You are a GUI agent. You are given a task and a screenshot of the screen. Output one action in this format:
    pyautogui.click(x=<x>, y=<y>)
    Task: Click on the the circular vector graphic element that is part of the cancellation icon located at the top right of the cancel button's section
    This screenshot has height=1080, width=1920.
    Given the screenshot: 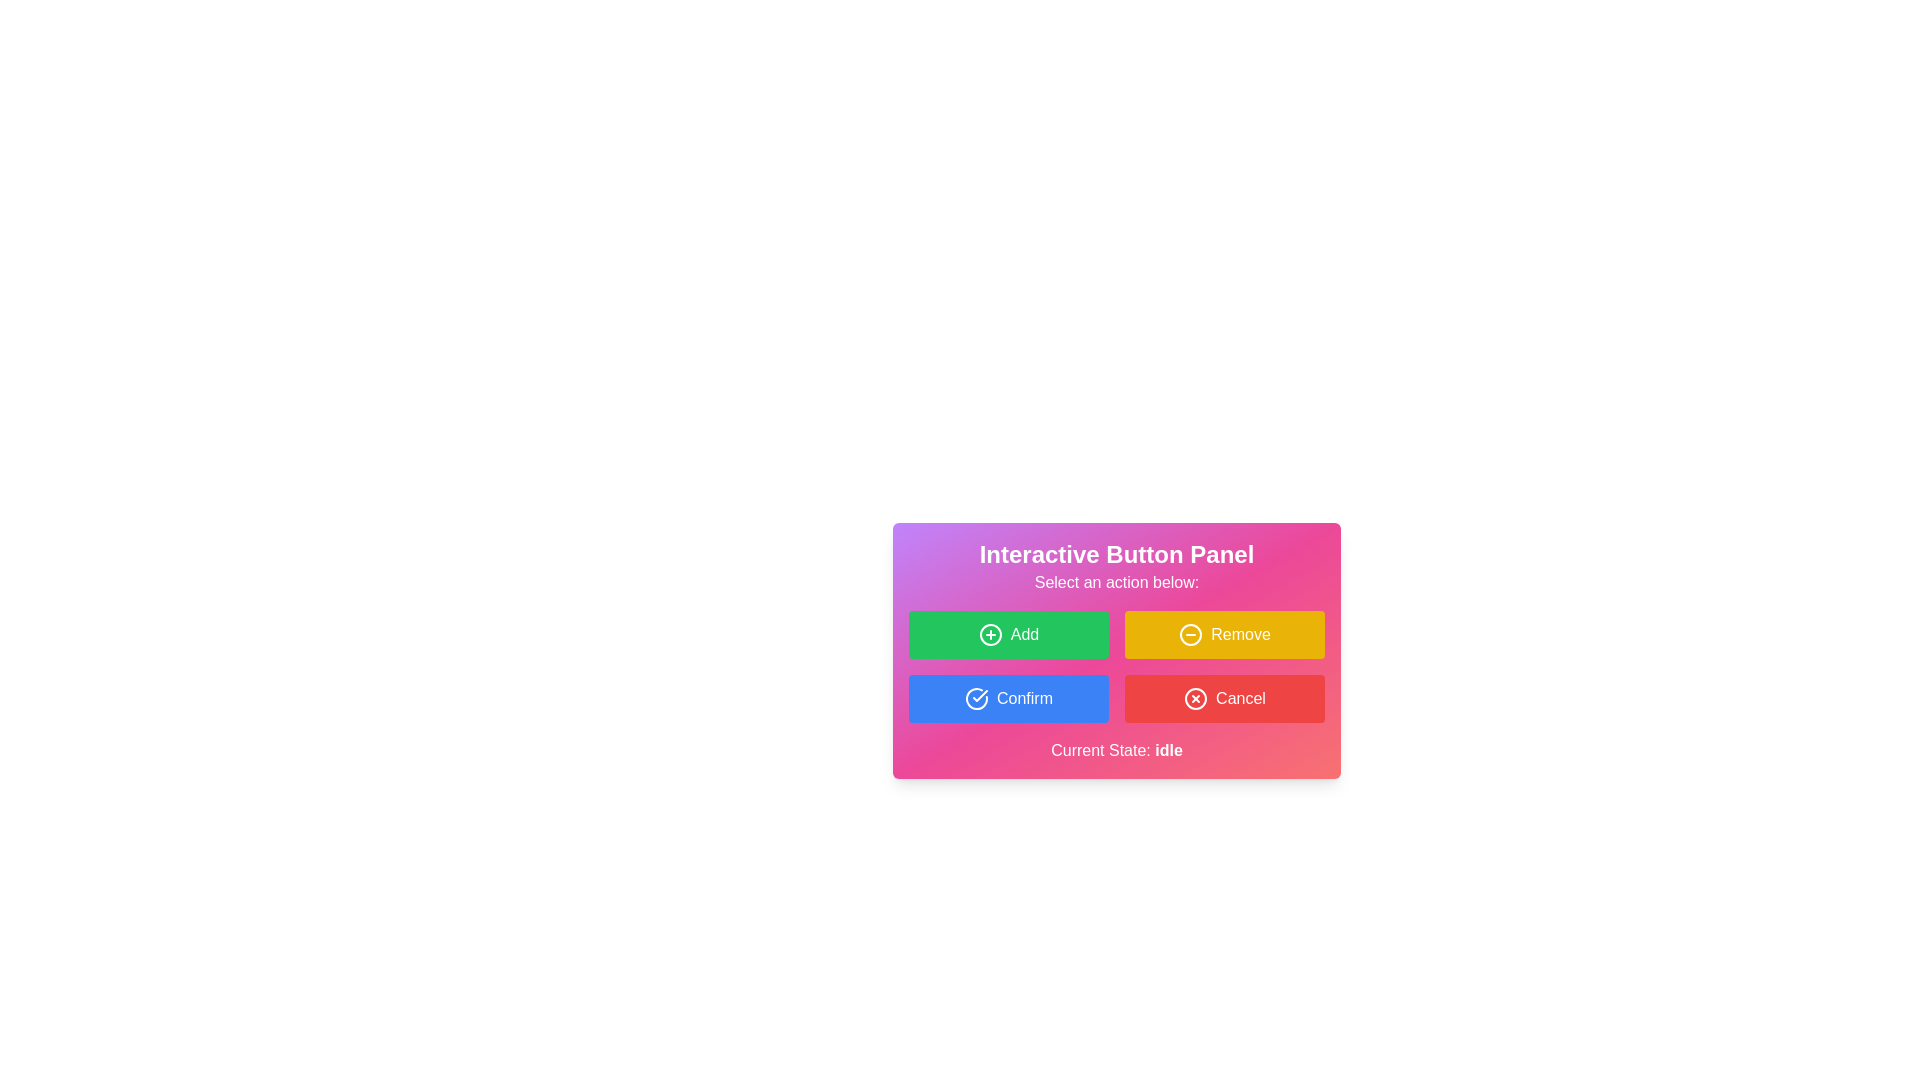 What is the action you would take?
    pyautogui.click(x=1196, y=697)
    